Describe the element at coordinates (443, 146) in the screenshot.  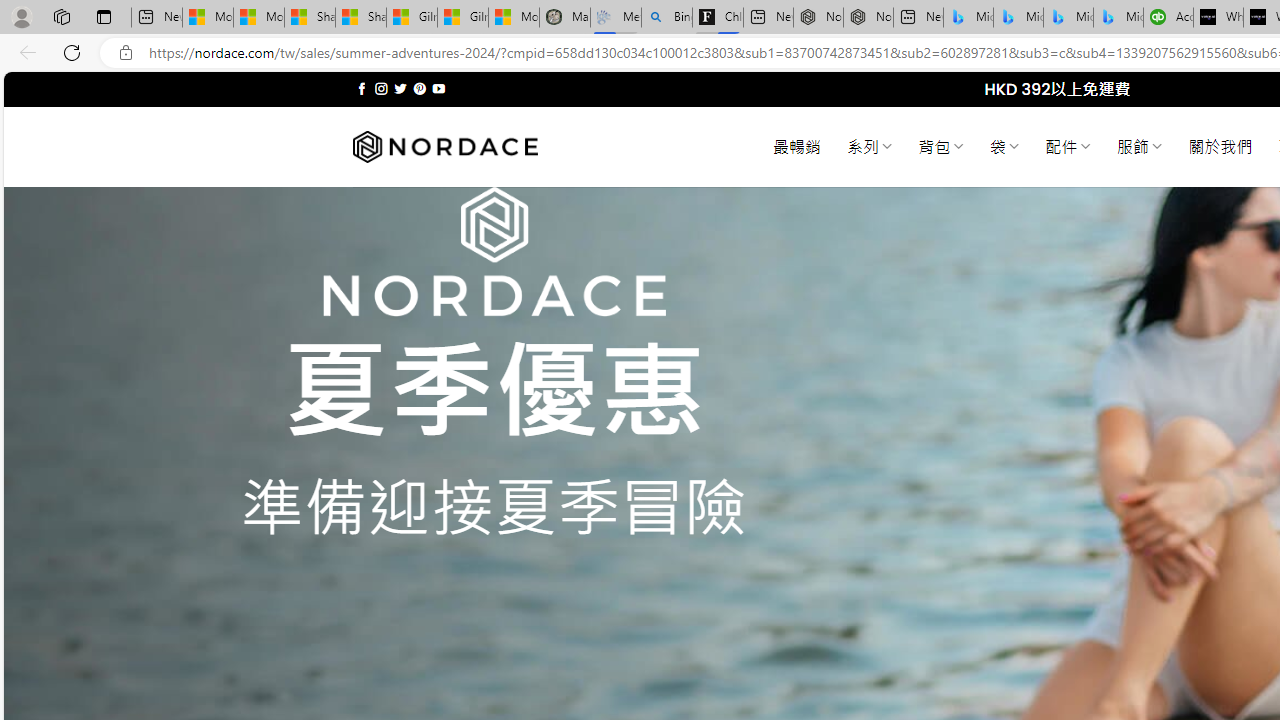
I see `'Nordace'` at that location.